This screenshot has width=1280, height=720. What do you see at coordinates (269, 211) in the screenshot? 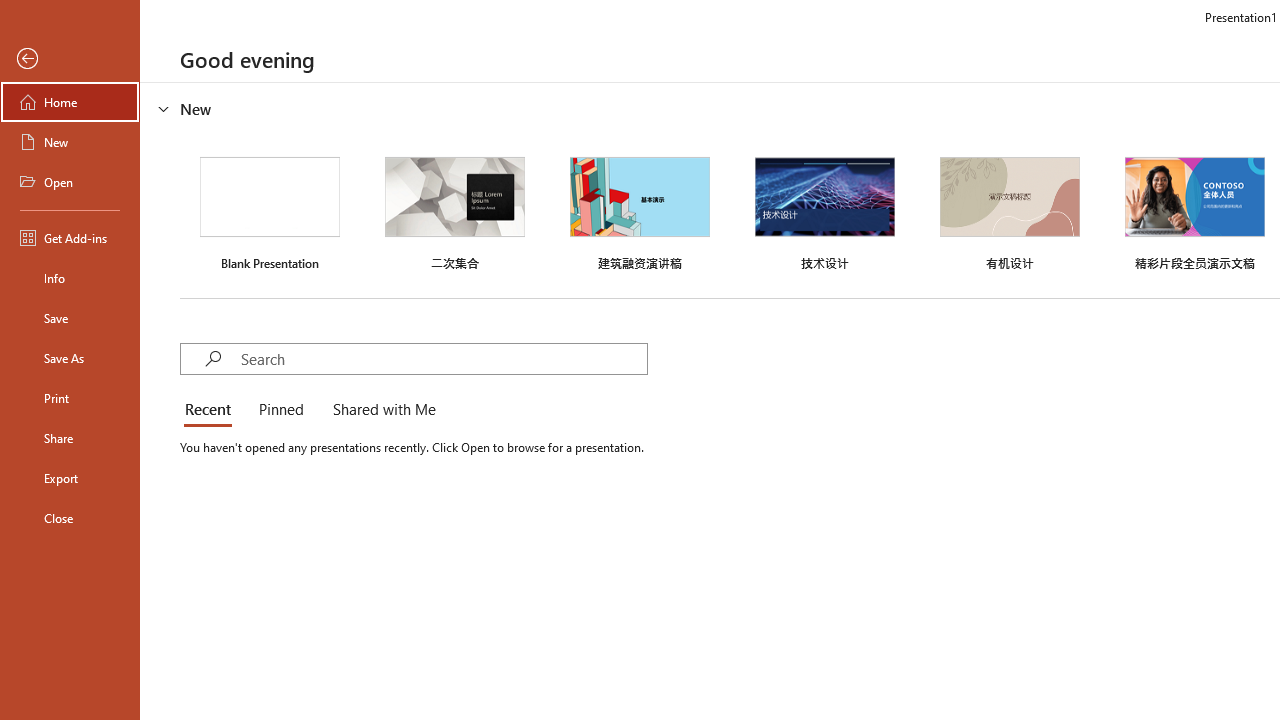
I see `'Blank Presentation'` at bounding box center [269, 211].